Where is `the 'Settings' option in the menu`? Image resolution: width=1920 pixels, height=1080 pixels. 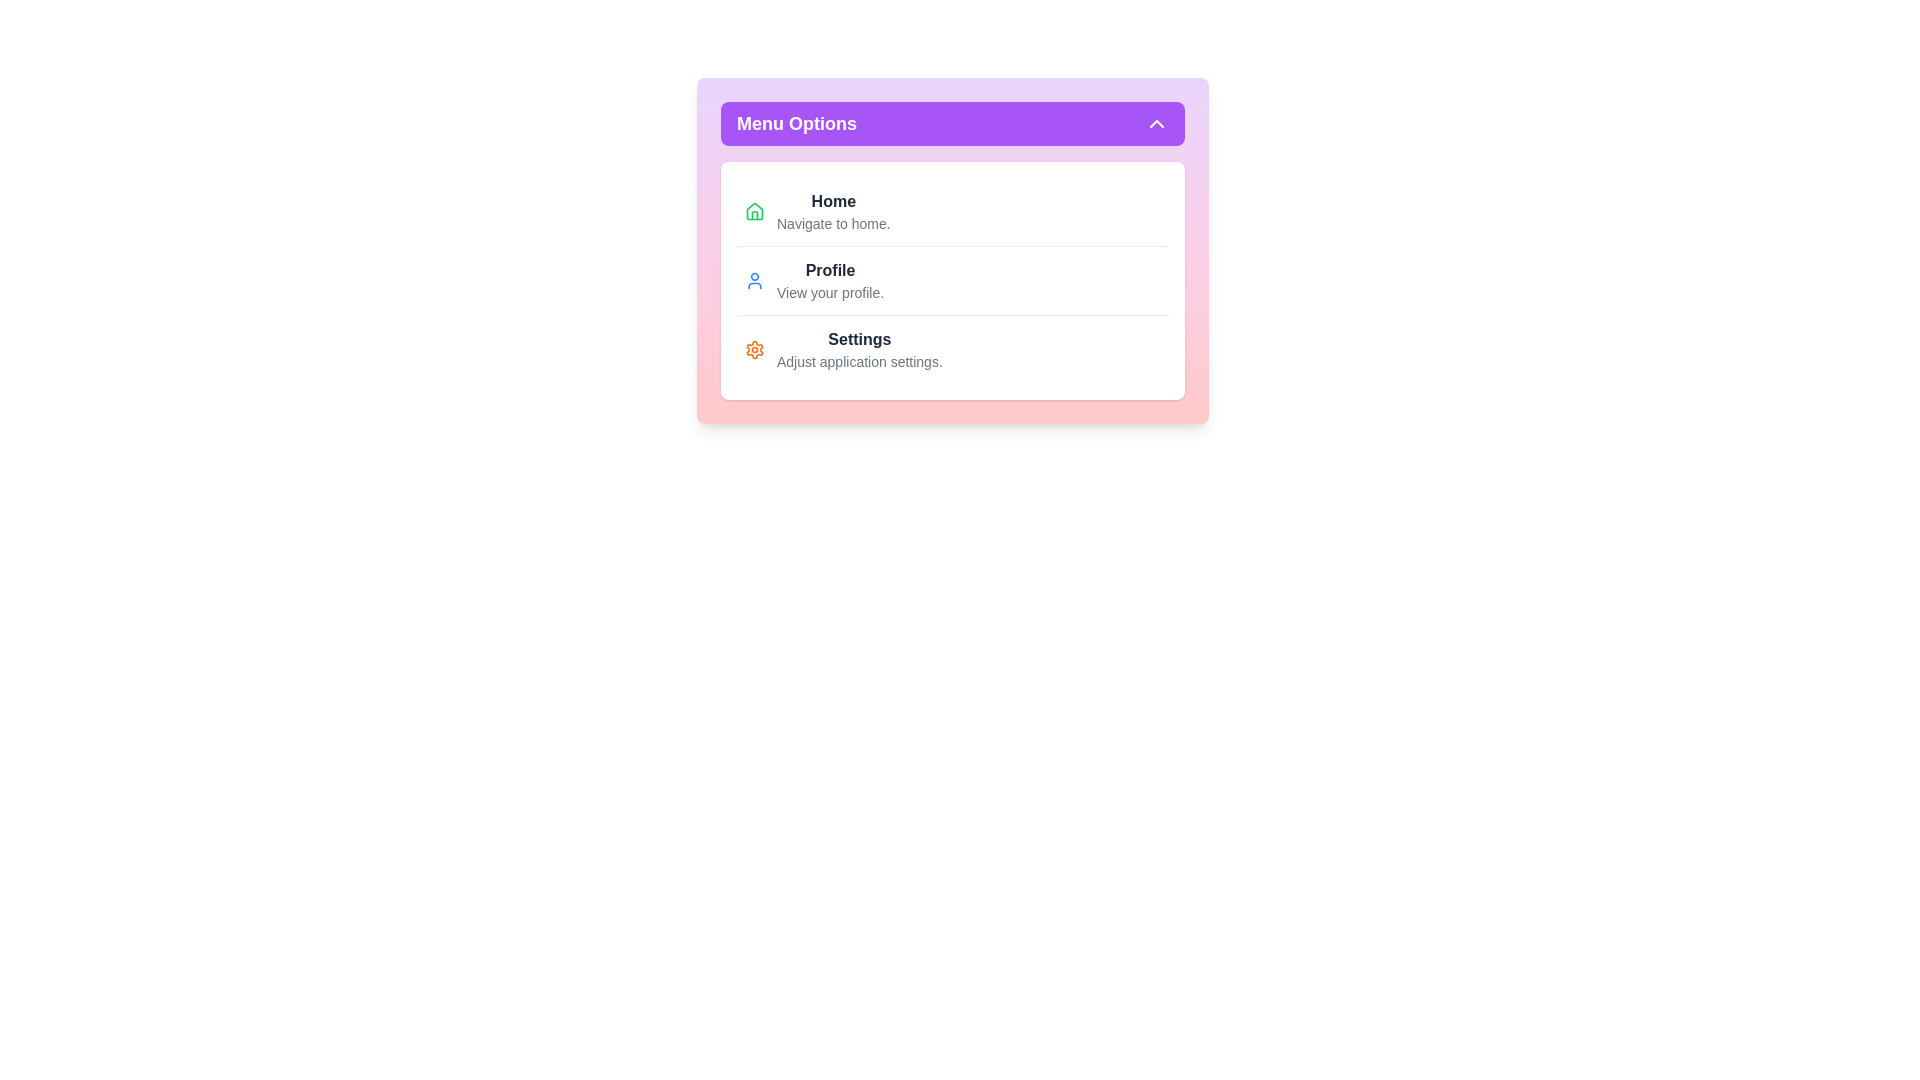 the 'Settings' option in the menu is located at coordinates (952, 349).